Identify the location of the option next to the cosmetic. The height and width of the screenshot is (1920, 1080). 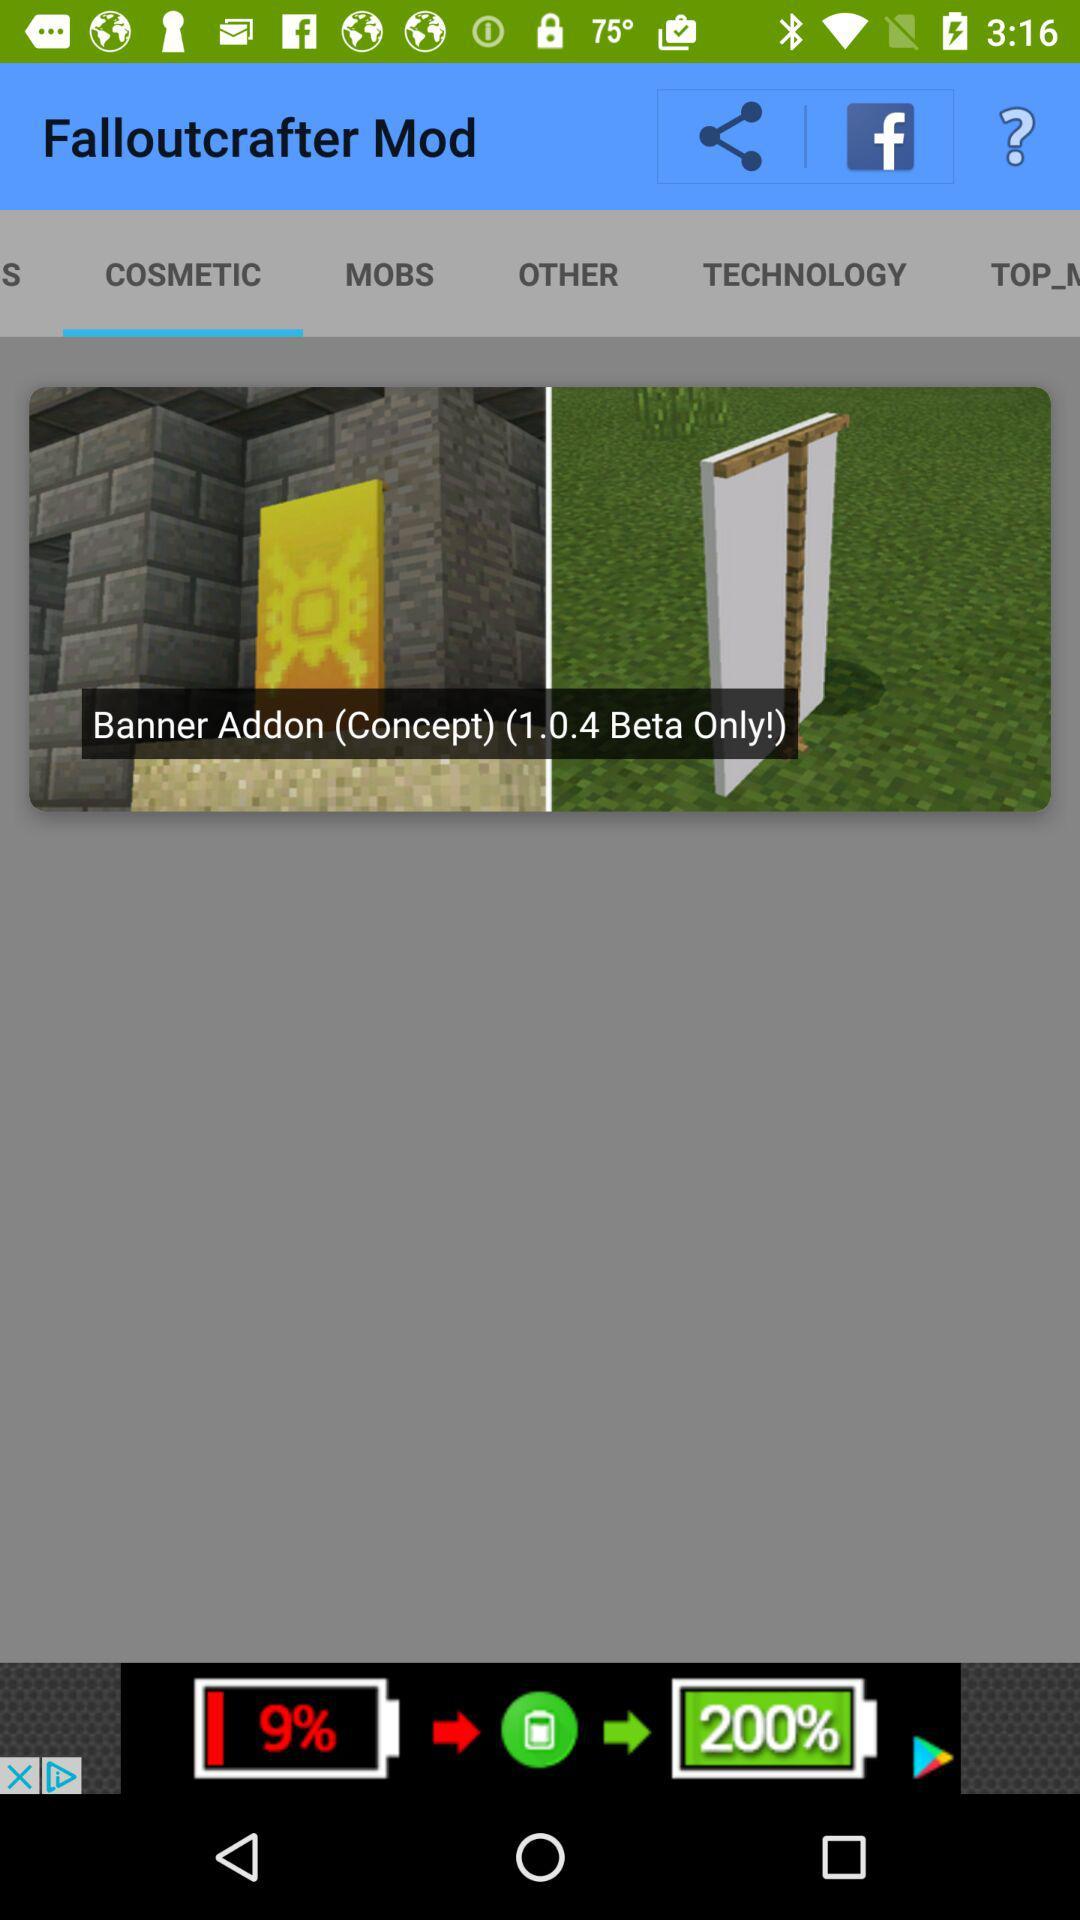
(389, 272).